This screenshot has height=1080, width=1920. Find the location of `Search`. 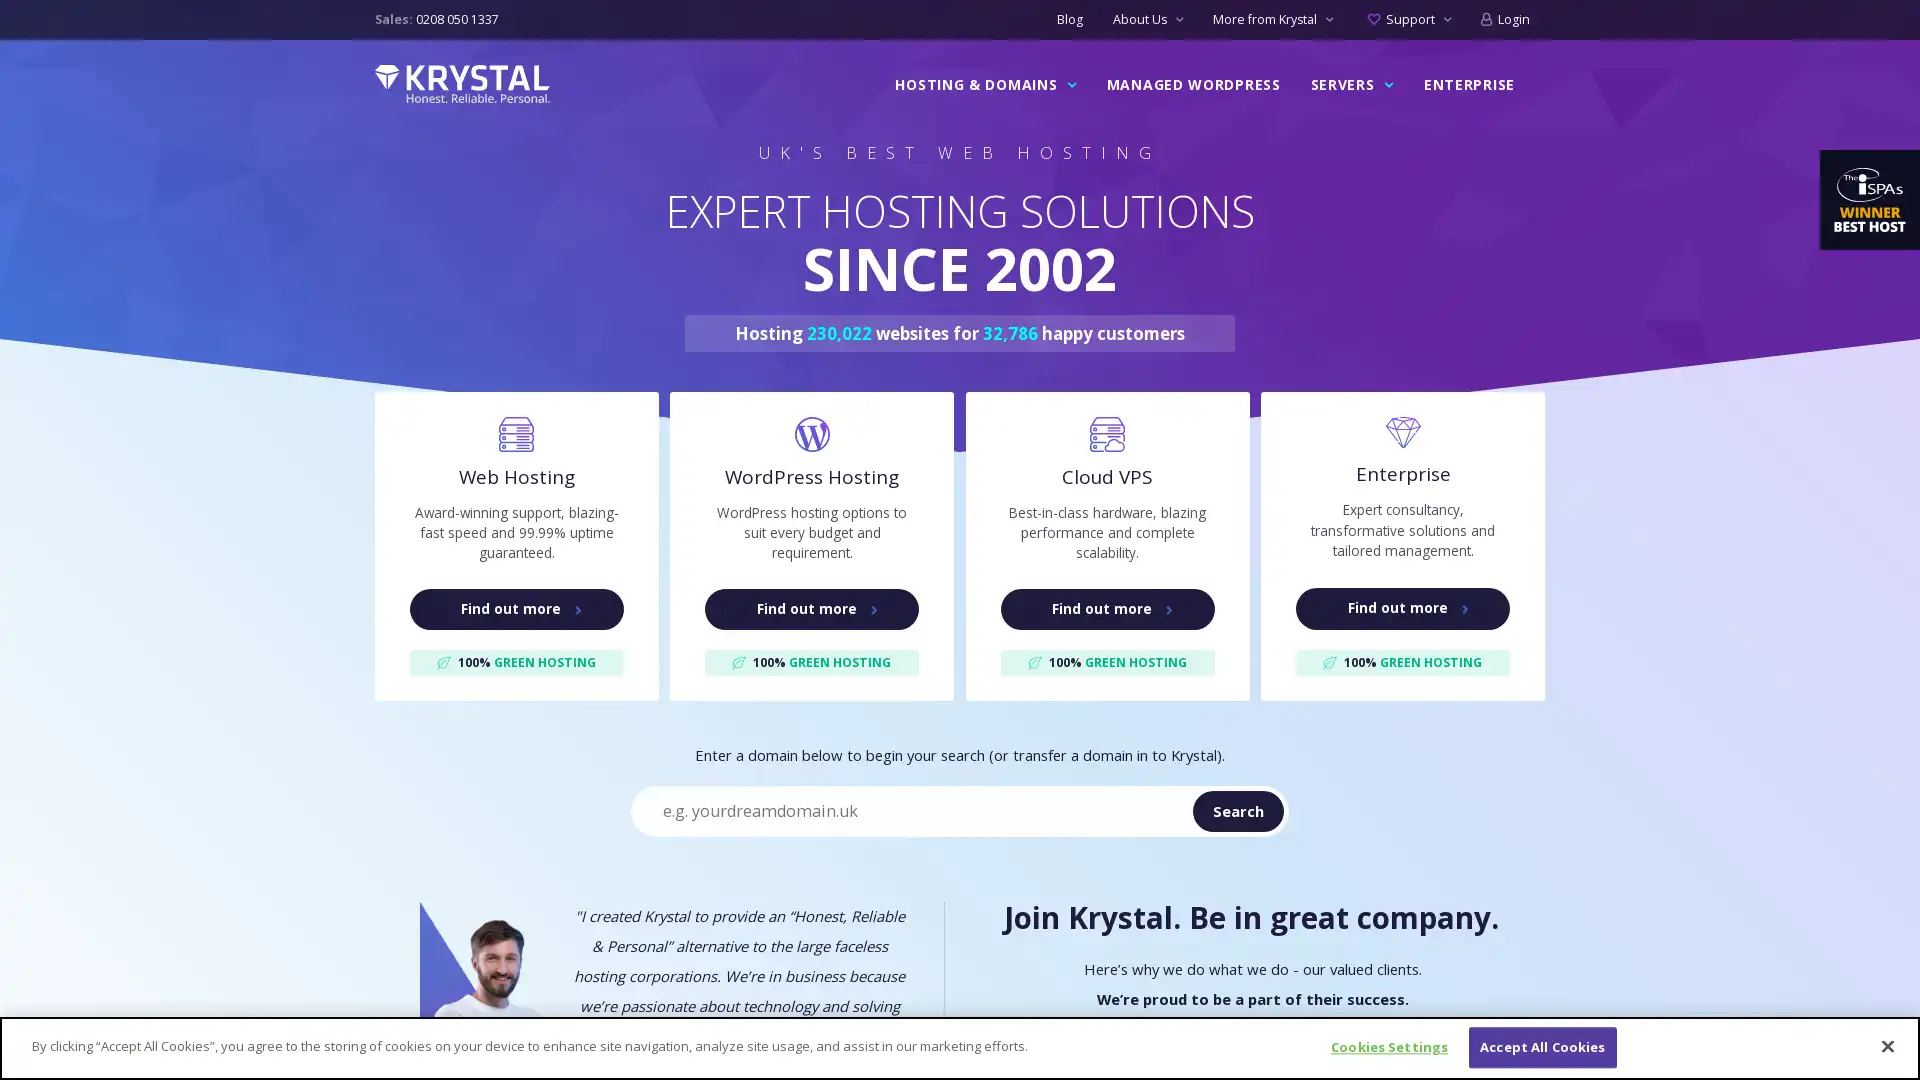

Search is located at coordinates (1237, 810).